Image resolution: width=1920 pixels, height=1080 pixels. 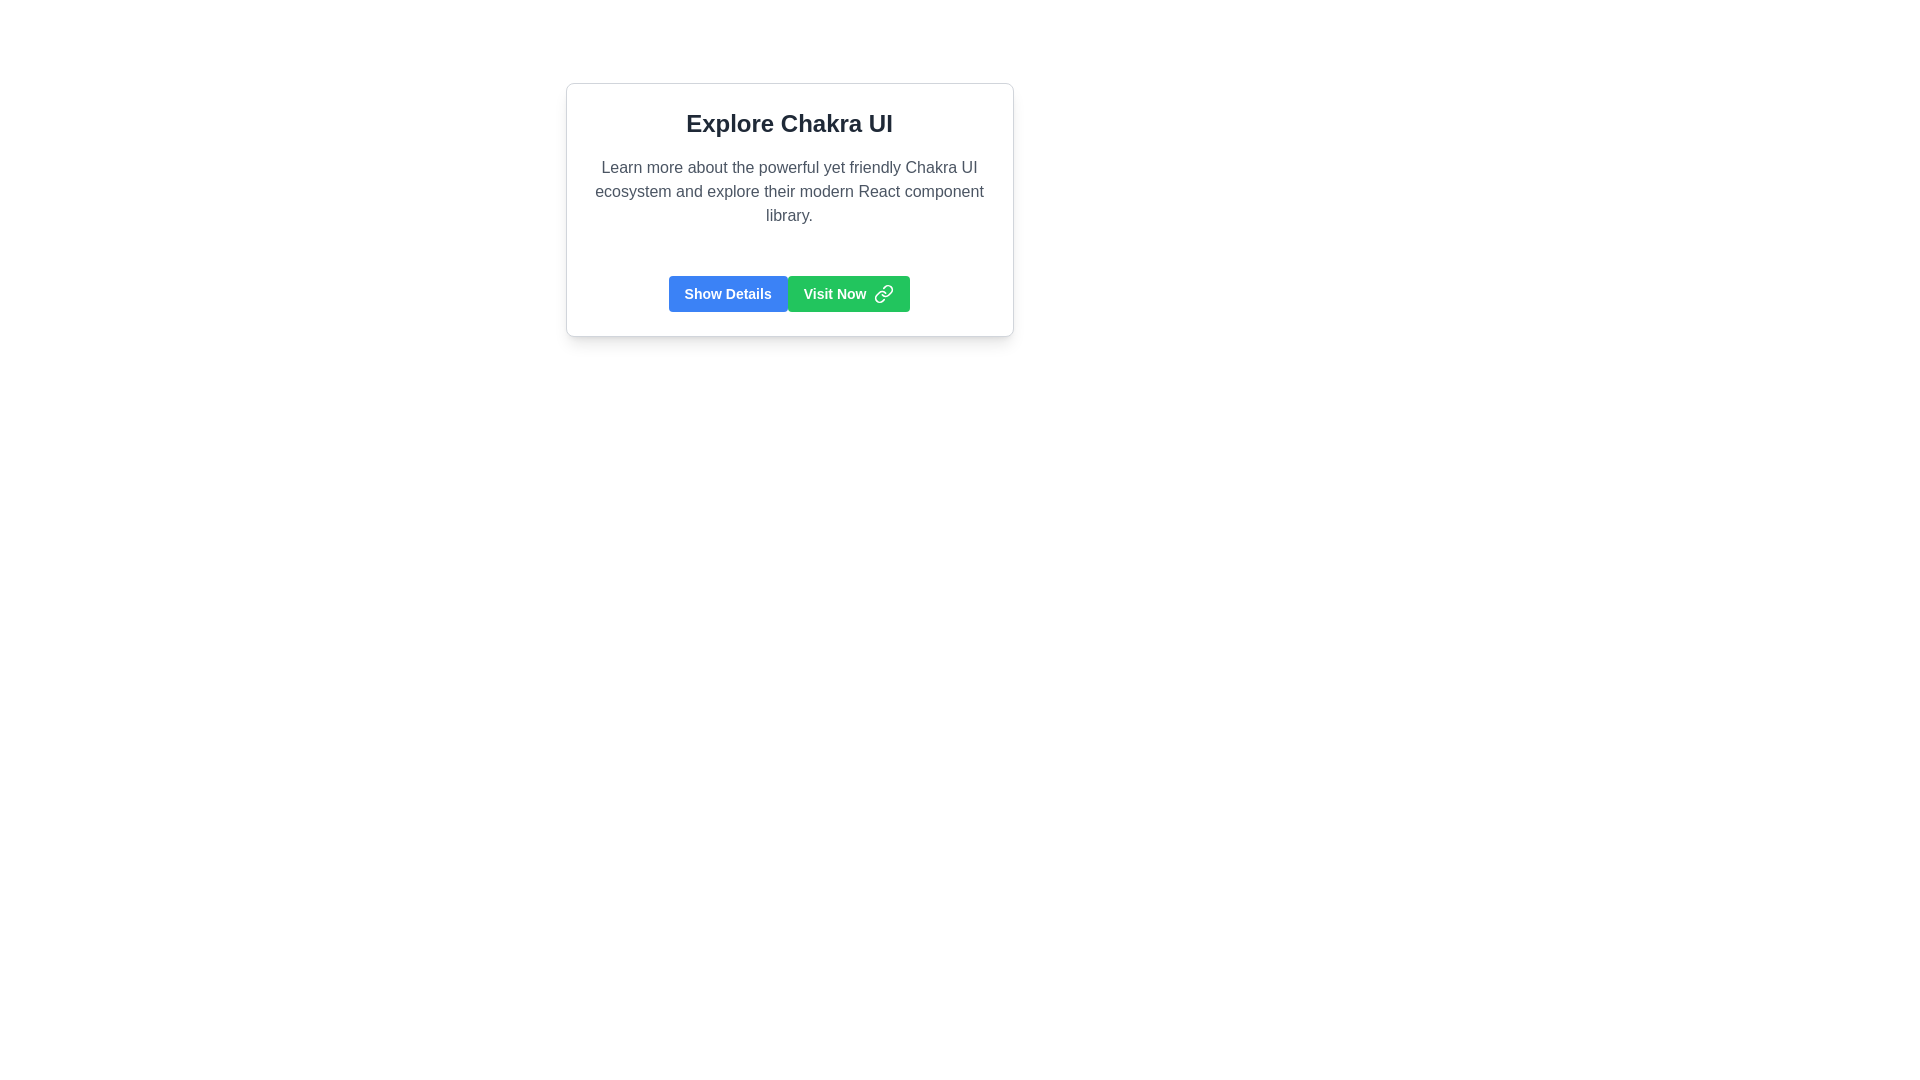 What do you see at coordinates (883, 293) in the screenshot?
I see `the 'Visit Now' button, which is a green rectangular button located to the left of the small green hyperlink icon with interlocking chain links` at bounding box center [883, 293].